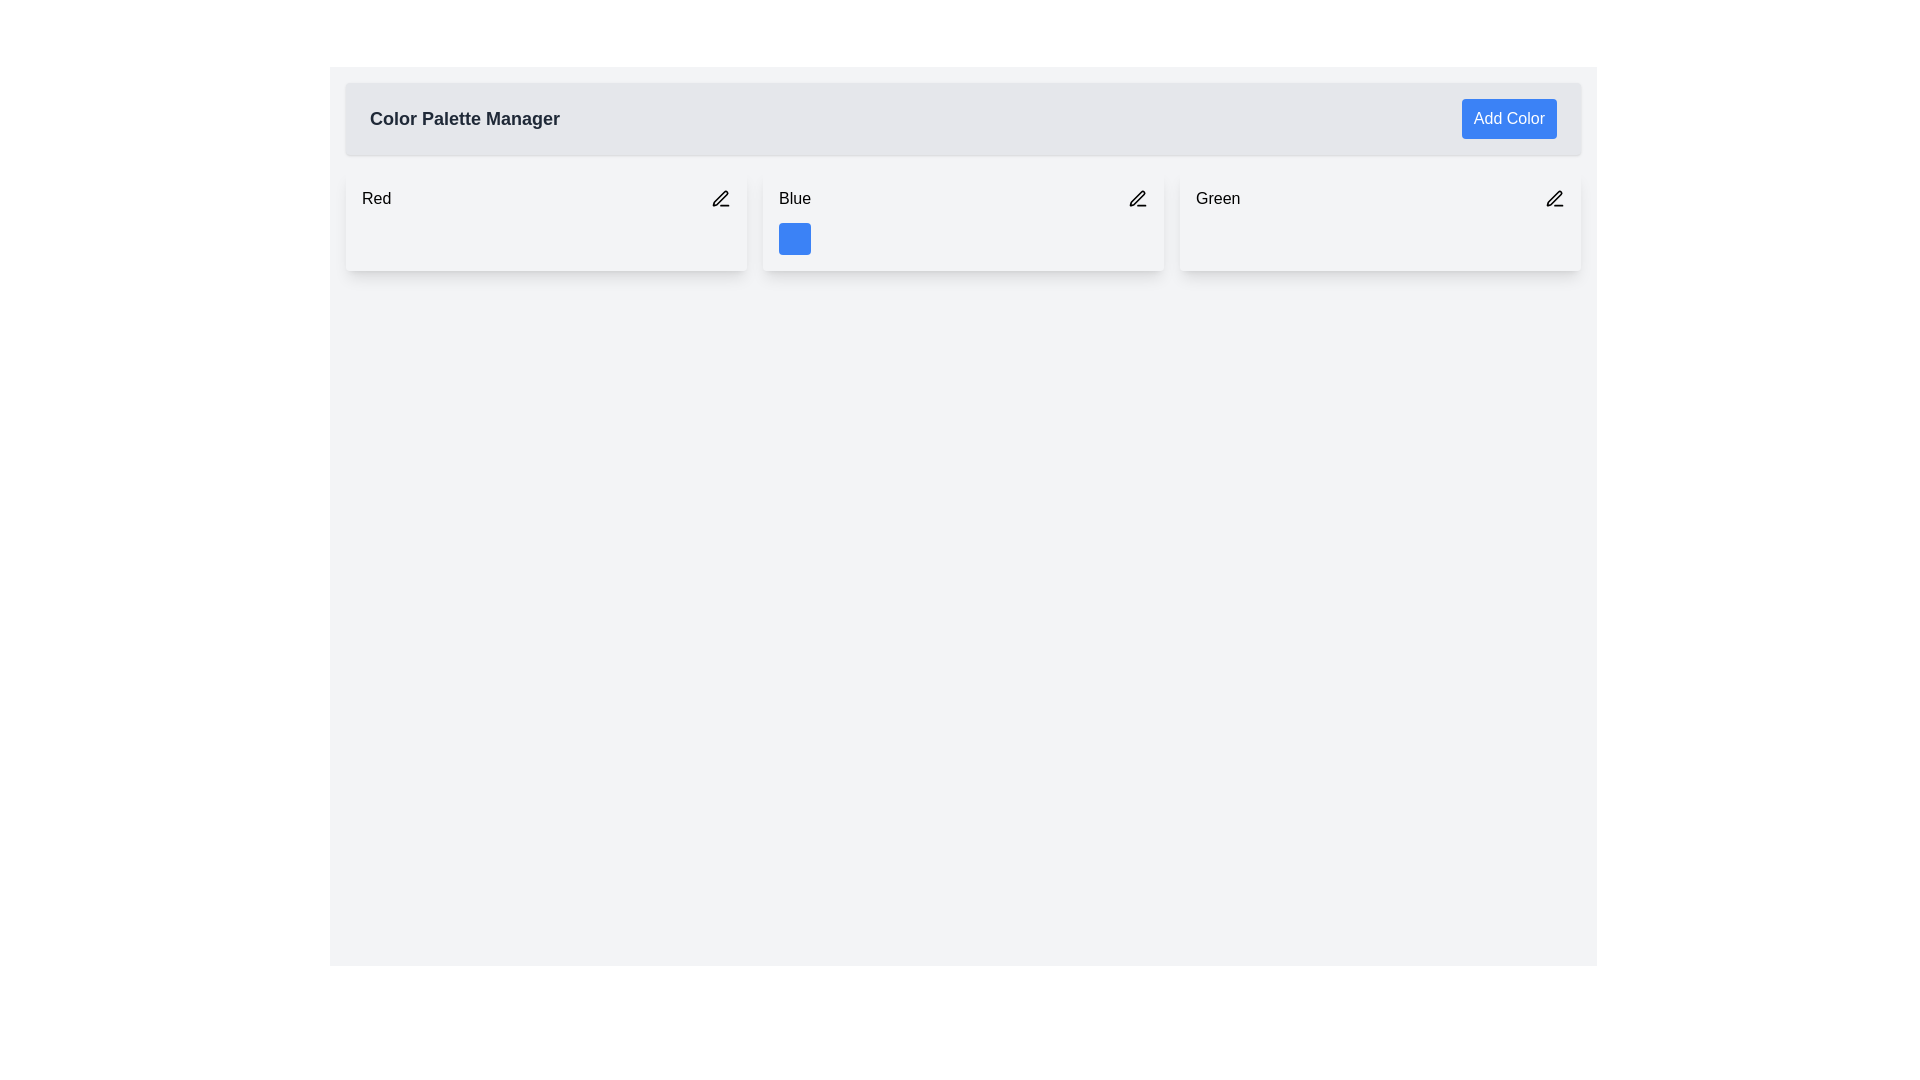 The height and width of the screenshot is (1080, 1920). Describe the element at coordinates (1554, 199) in the screenshot. I see `the edit Icon button located in the top-right corner of the 'Green' color panel, next to the text label 'Green'` at that location.